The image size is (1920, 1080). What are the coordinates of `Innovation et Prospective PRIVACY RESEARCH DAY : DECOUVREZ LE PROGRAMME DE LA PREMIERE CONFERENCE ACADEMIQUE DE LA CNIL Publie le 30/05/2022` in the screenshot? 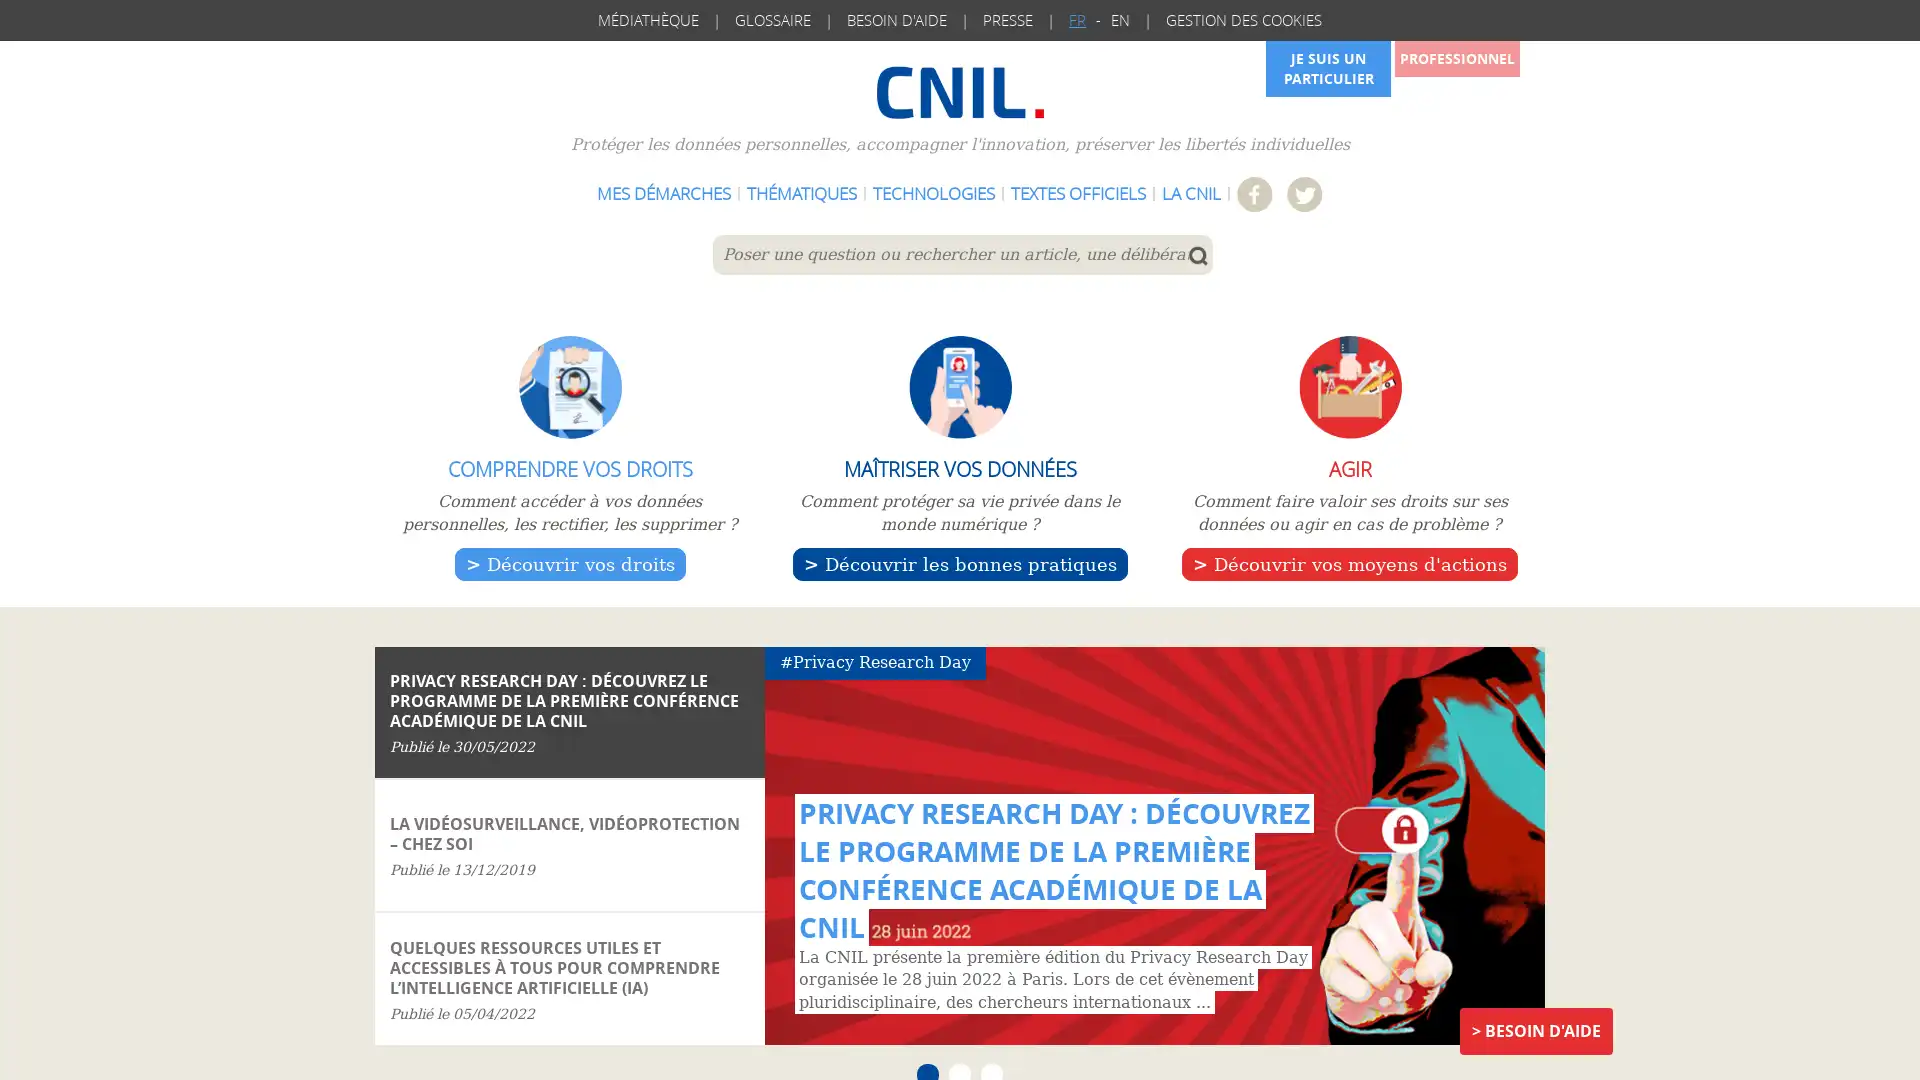 It's located at (569, 712).